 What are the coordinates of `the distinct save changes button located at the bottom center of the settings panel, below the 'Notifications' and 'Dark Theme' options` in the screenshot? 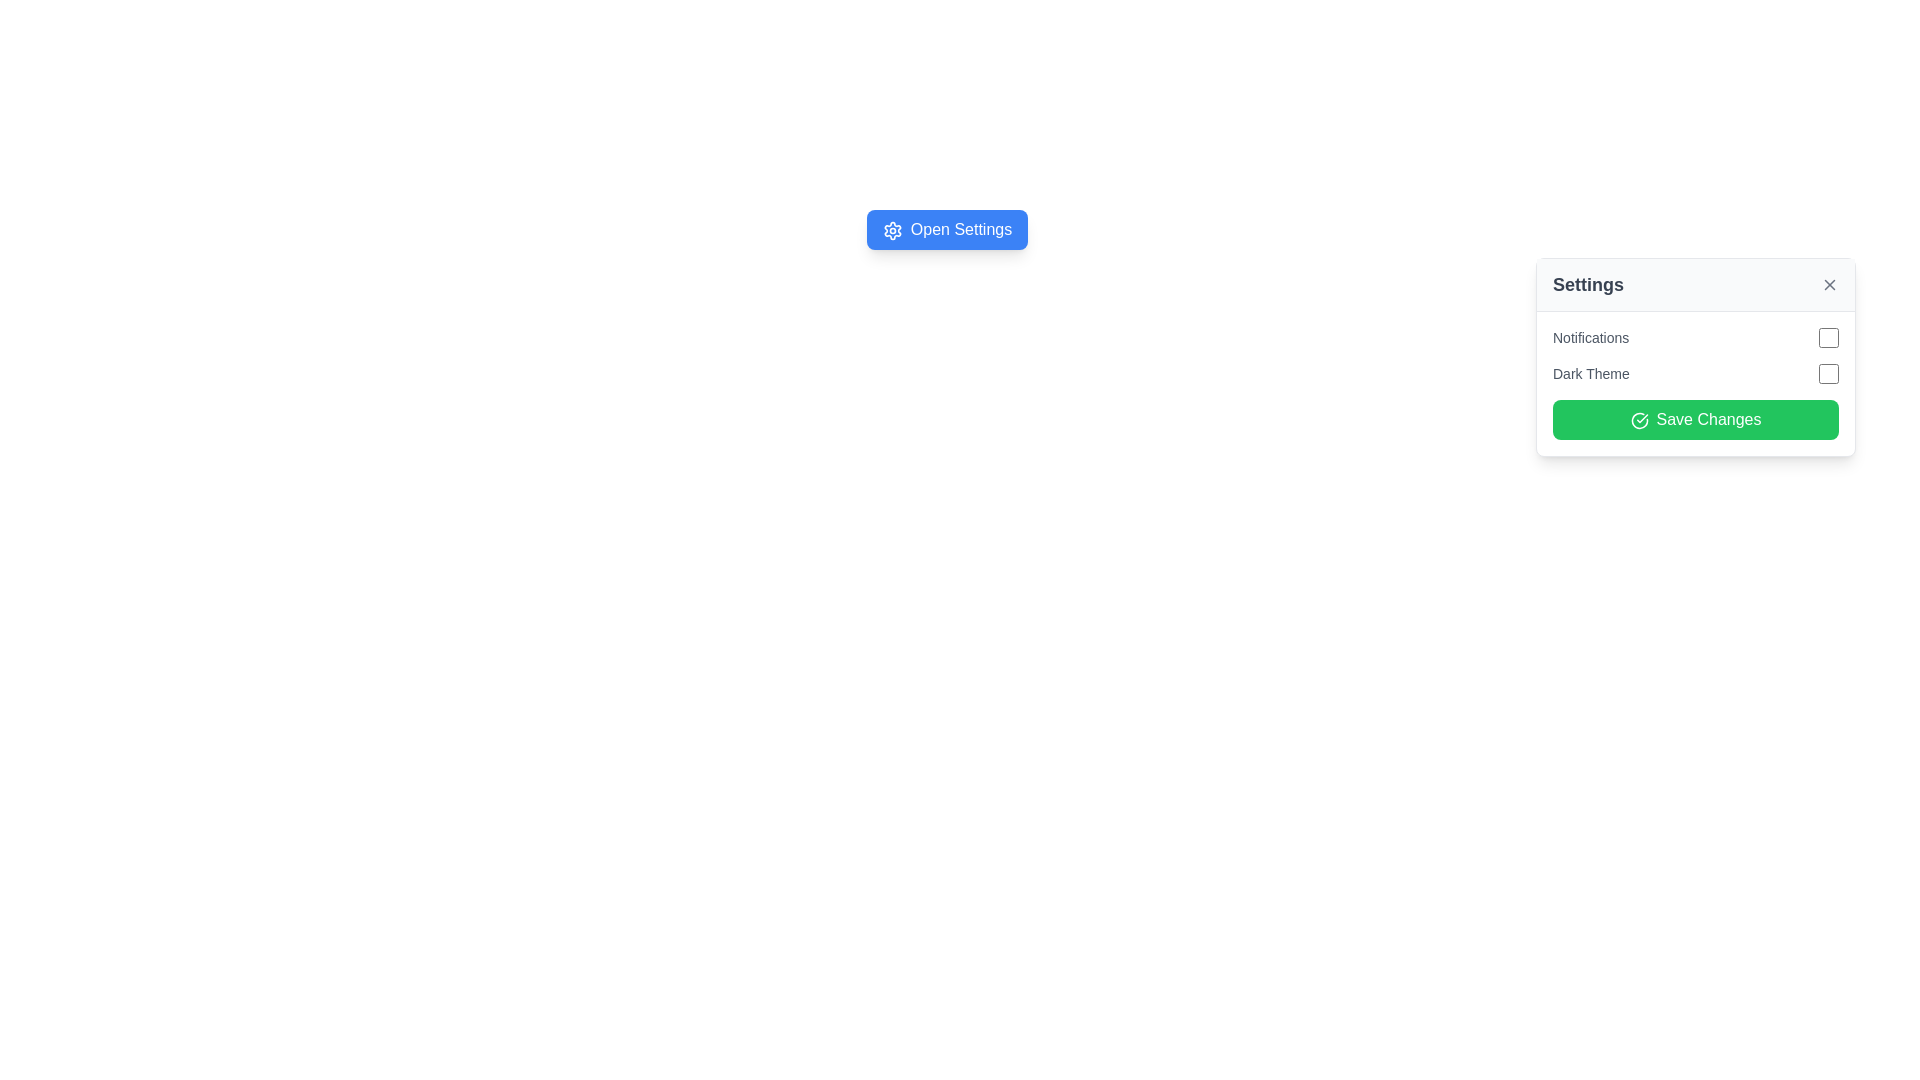 It's located at (1694, 419).